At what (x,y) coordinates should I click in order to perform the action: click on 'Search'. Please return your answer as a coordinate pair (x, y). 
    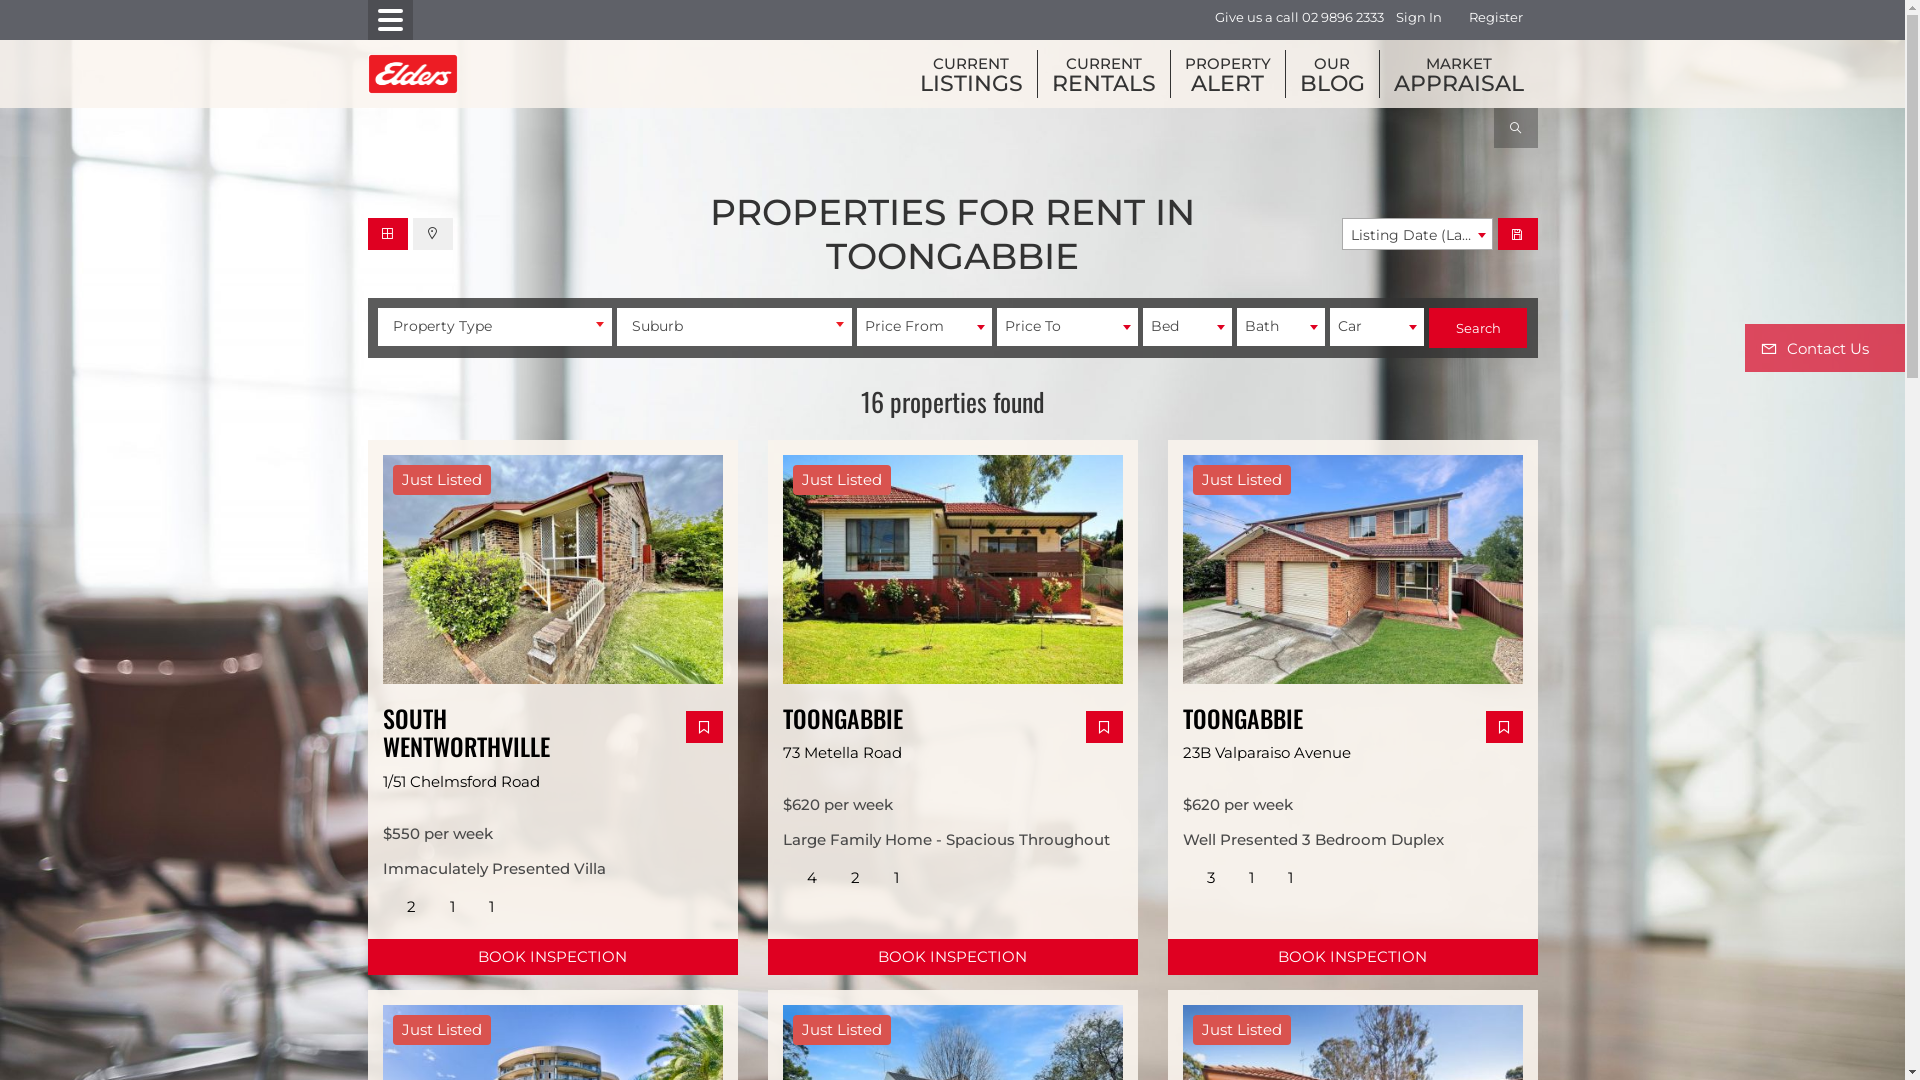
    Looking at the image, I should click on (1478, 326).